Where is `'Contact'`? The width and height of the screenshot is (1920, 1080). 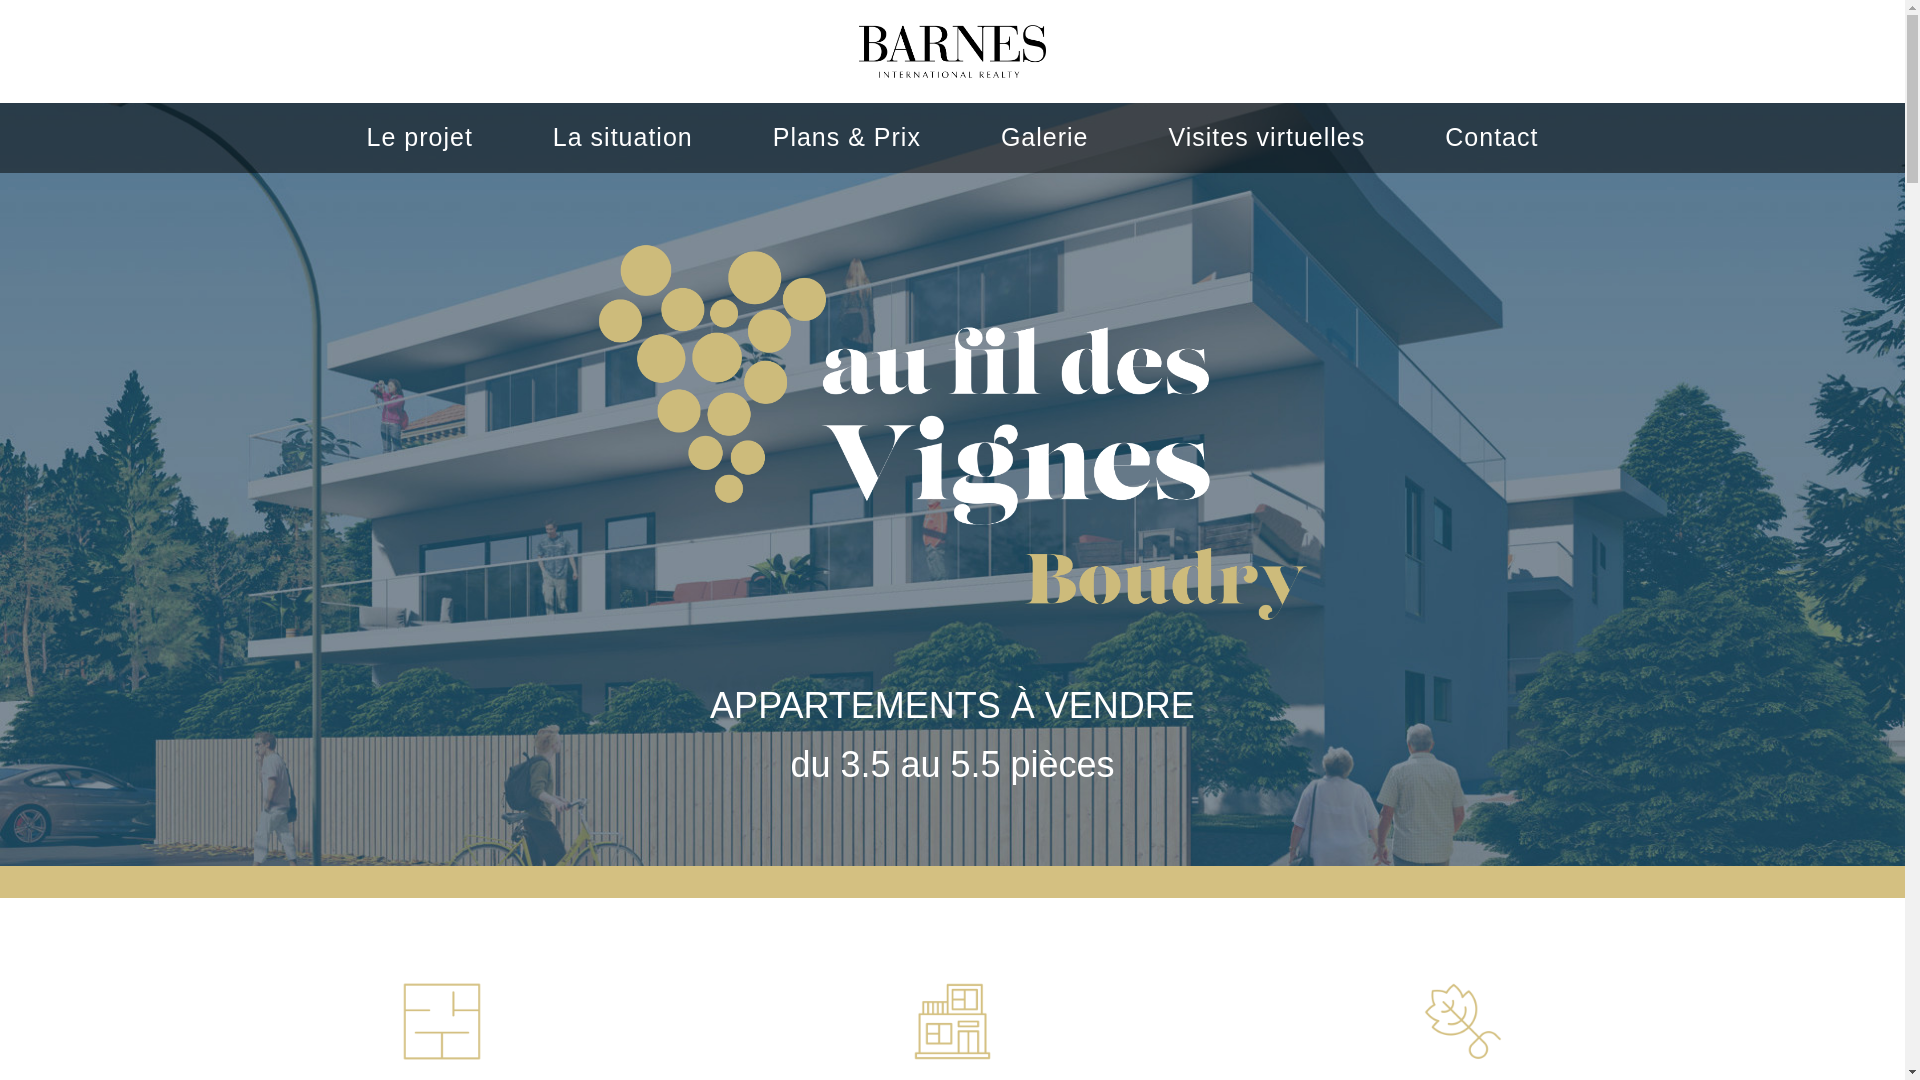
'Contact' is located at coordinates (1491, 136).